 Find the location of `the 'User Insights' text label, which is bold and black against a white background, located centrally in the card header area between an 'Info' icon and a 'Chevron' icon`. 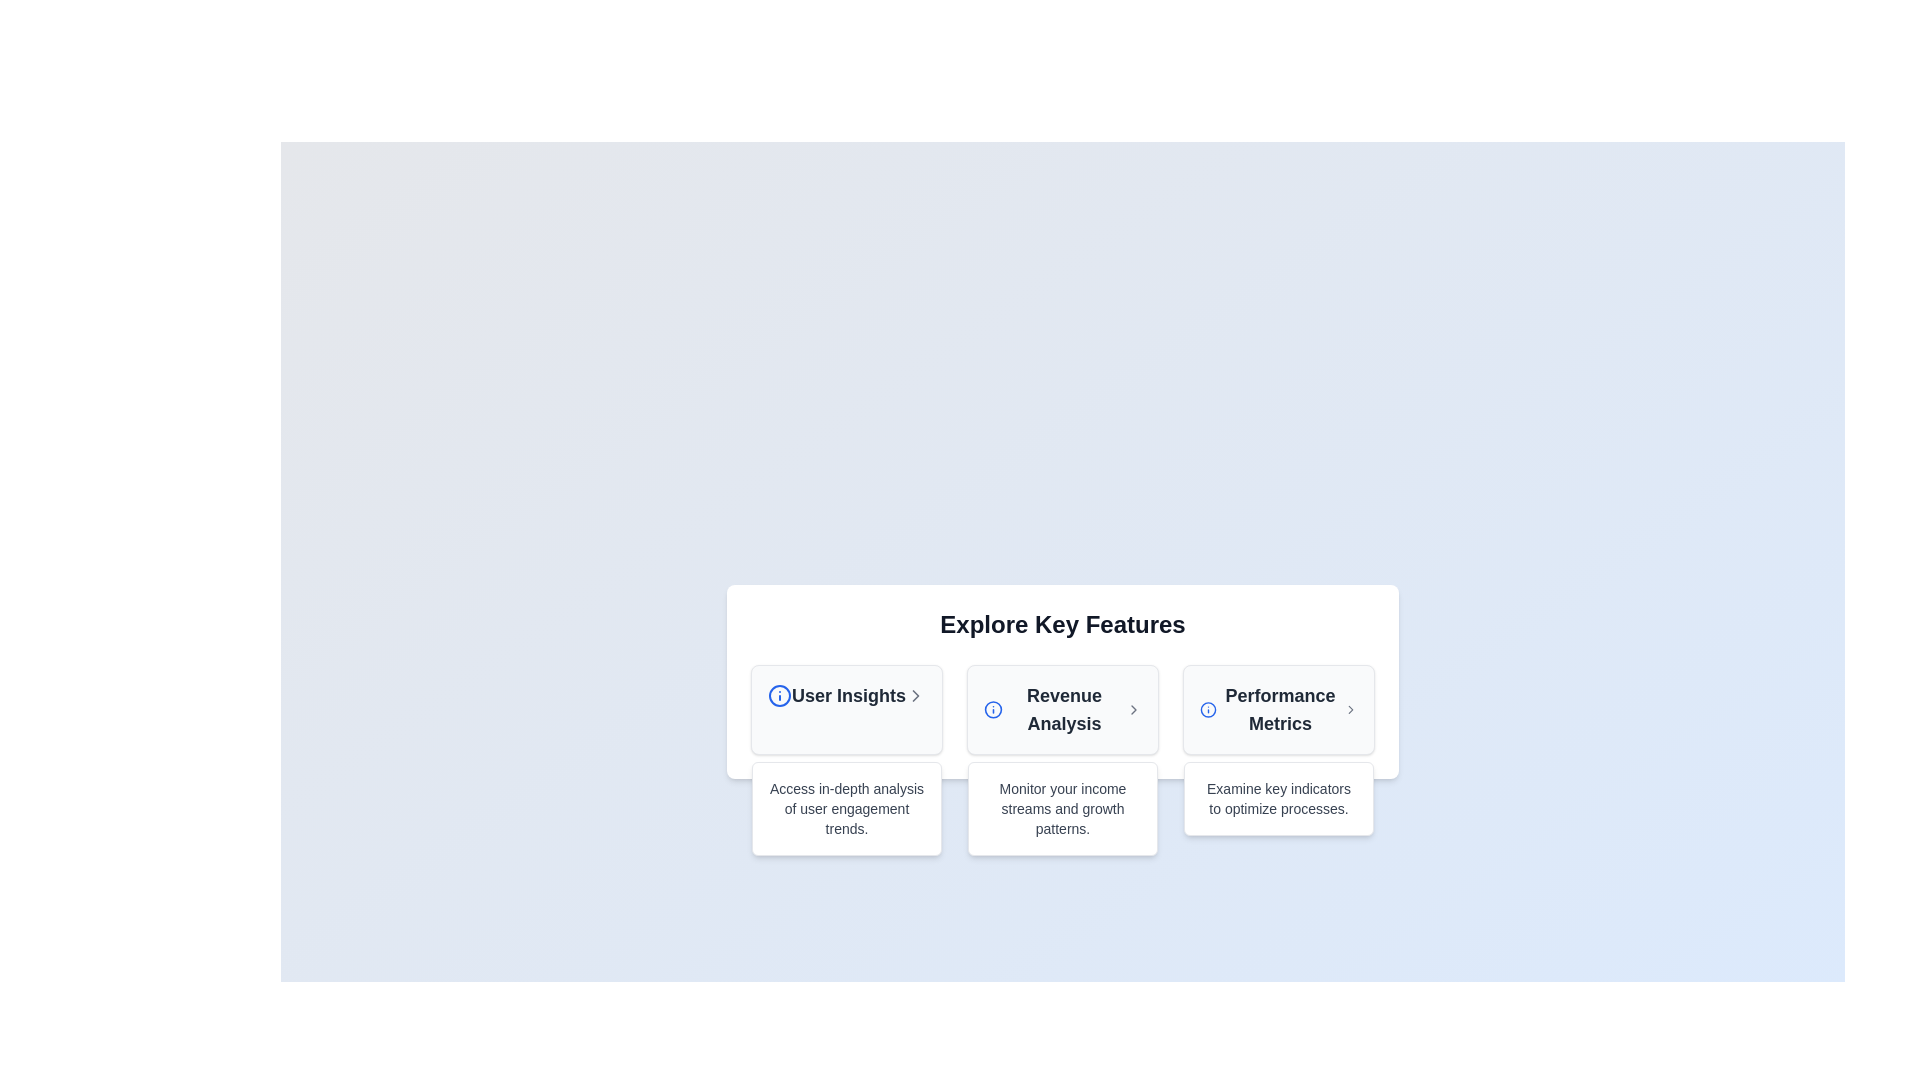

the 'User Insights' text label, which is bold and black against a white background, located centrally in the card header area between an 'Info' icon and a 'Chevron' icon is located at coordinates (849, 694).